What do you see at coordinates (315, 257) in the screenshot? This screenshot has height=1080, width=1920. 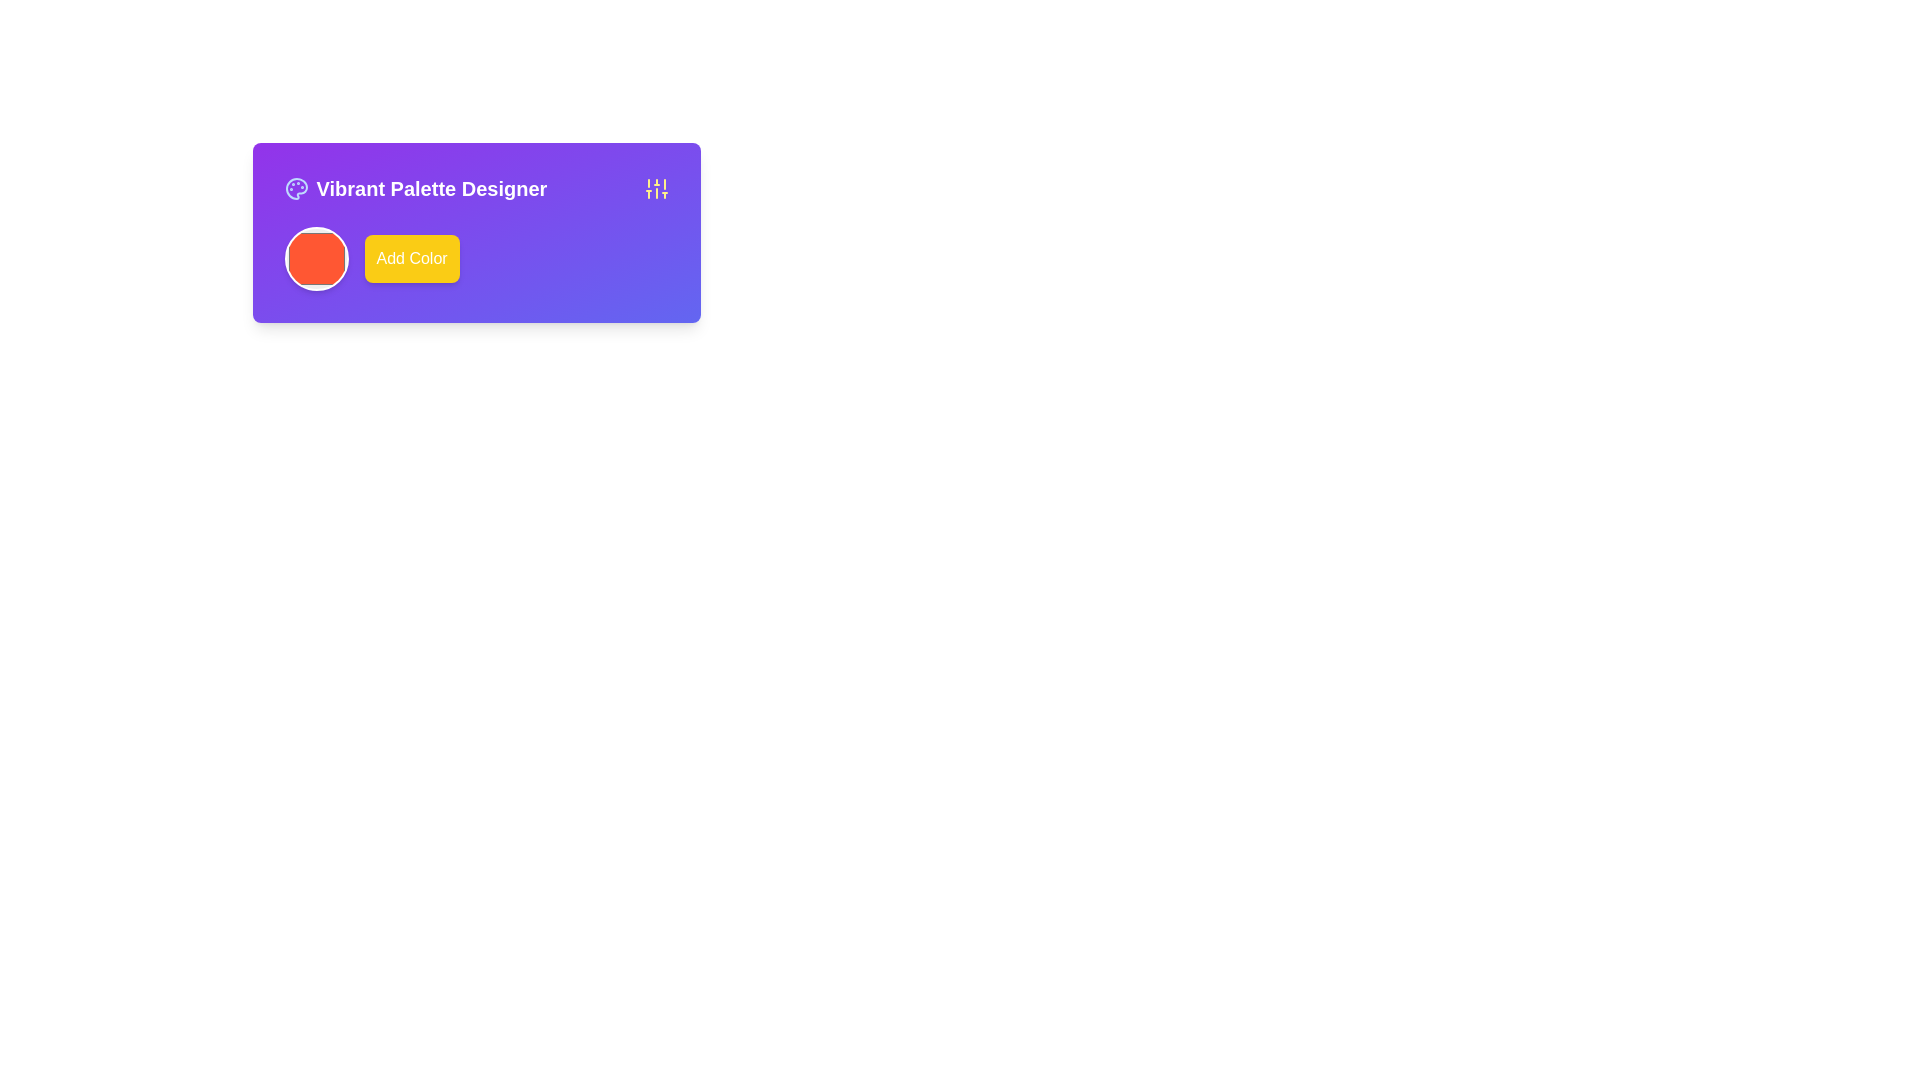 I see `the circular color picker with red fill encased in a white border` at bounding box center [315, 257].